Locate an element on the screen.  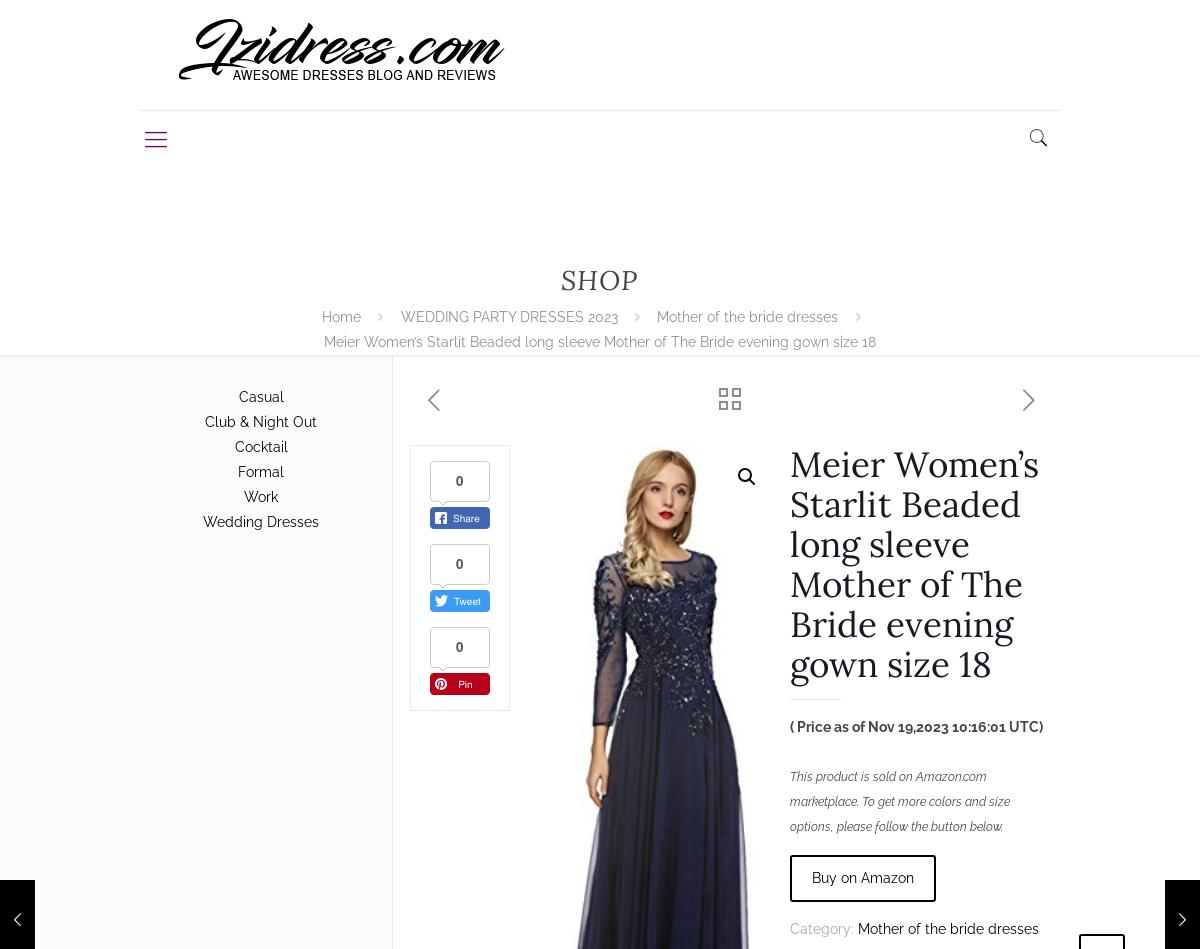
'Casual' is located at coordinates (236, 396).